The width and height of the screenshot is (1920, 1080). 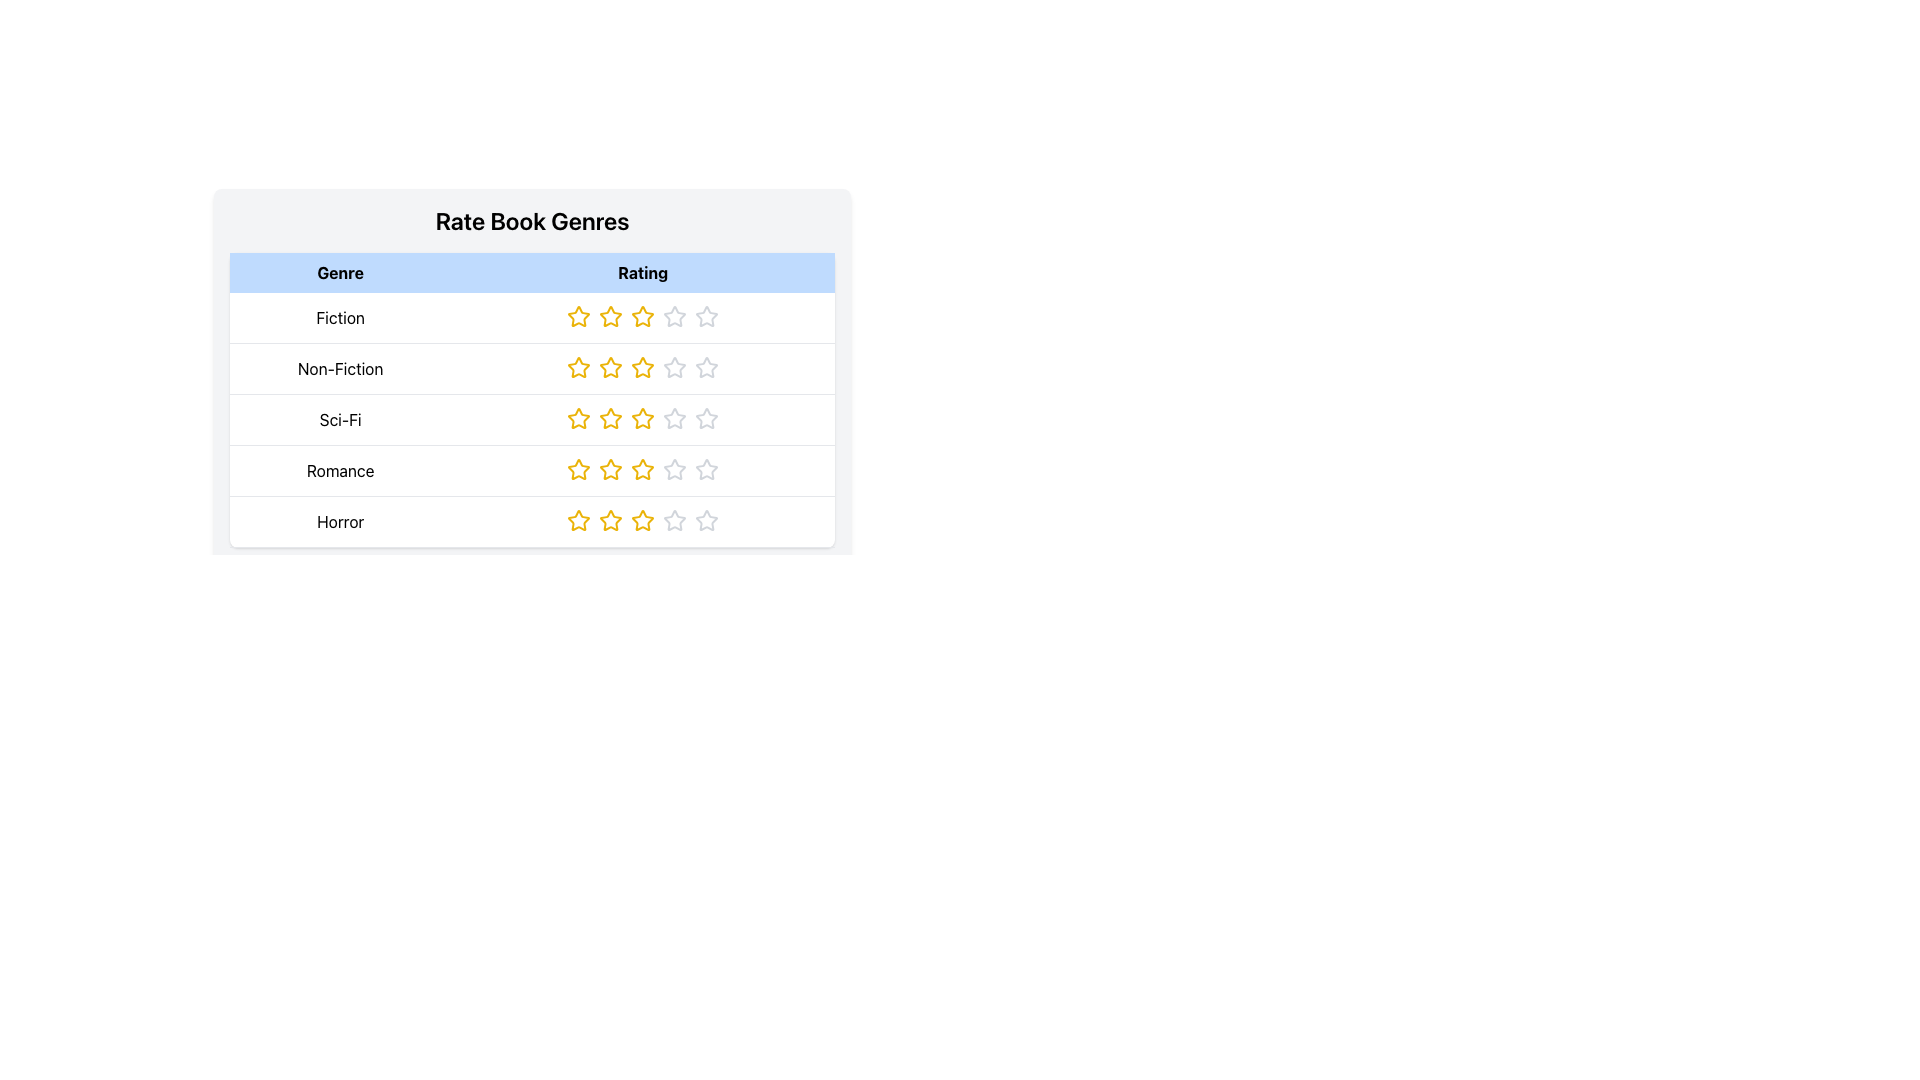 I want to click on the fourth star icon in the Sci-Fi genre rating system, so click(x=707, y=417).